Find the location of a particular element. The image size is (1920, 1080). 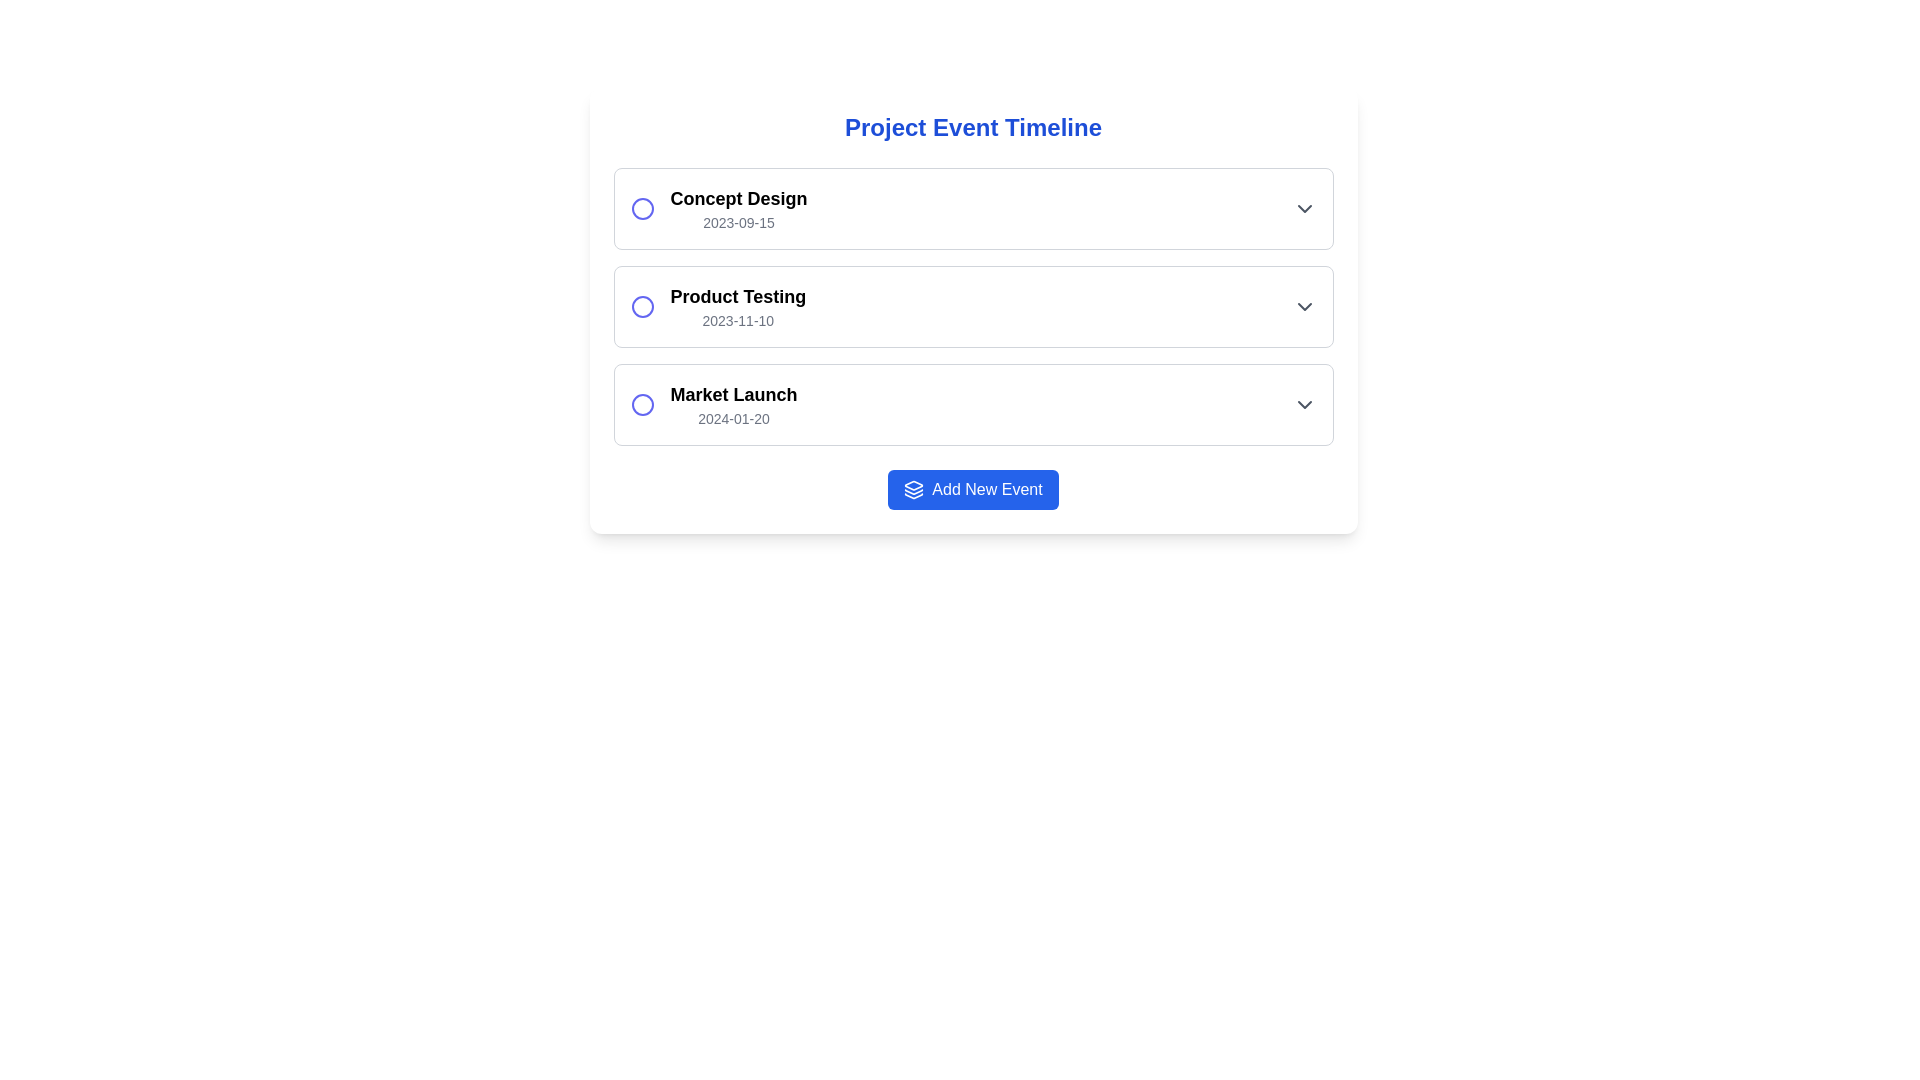

the dropdown trigger icon located on the far right of the 'Market Launch - 2024-01-20' entry is located at coordinates (1304, 405).